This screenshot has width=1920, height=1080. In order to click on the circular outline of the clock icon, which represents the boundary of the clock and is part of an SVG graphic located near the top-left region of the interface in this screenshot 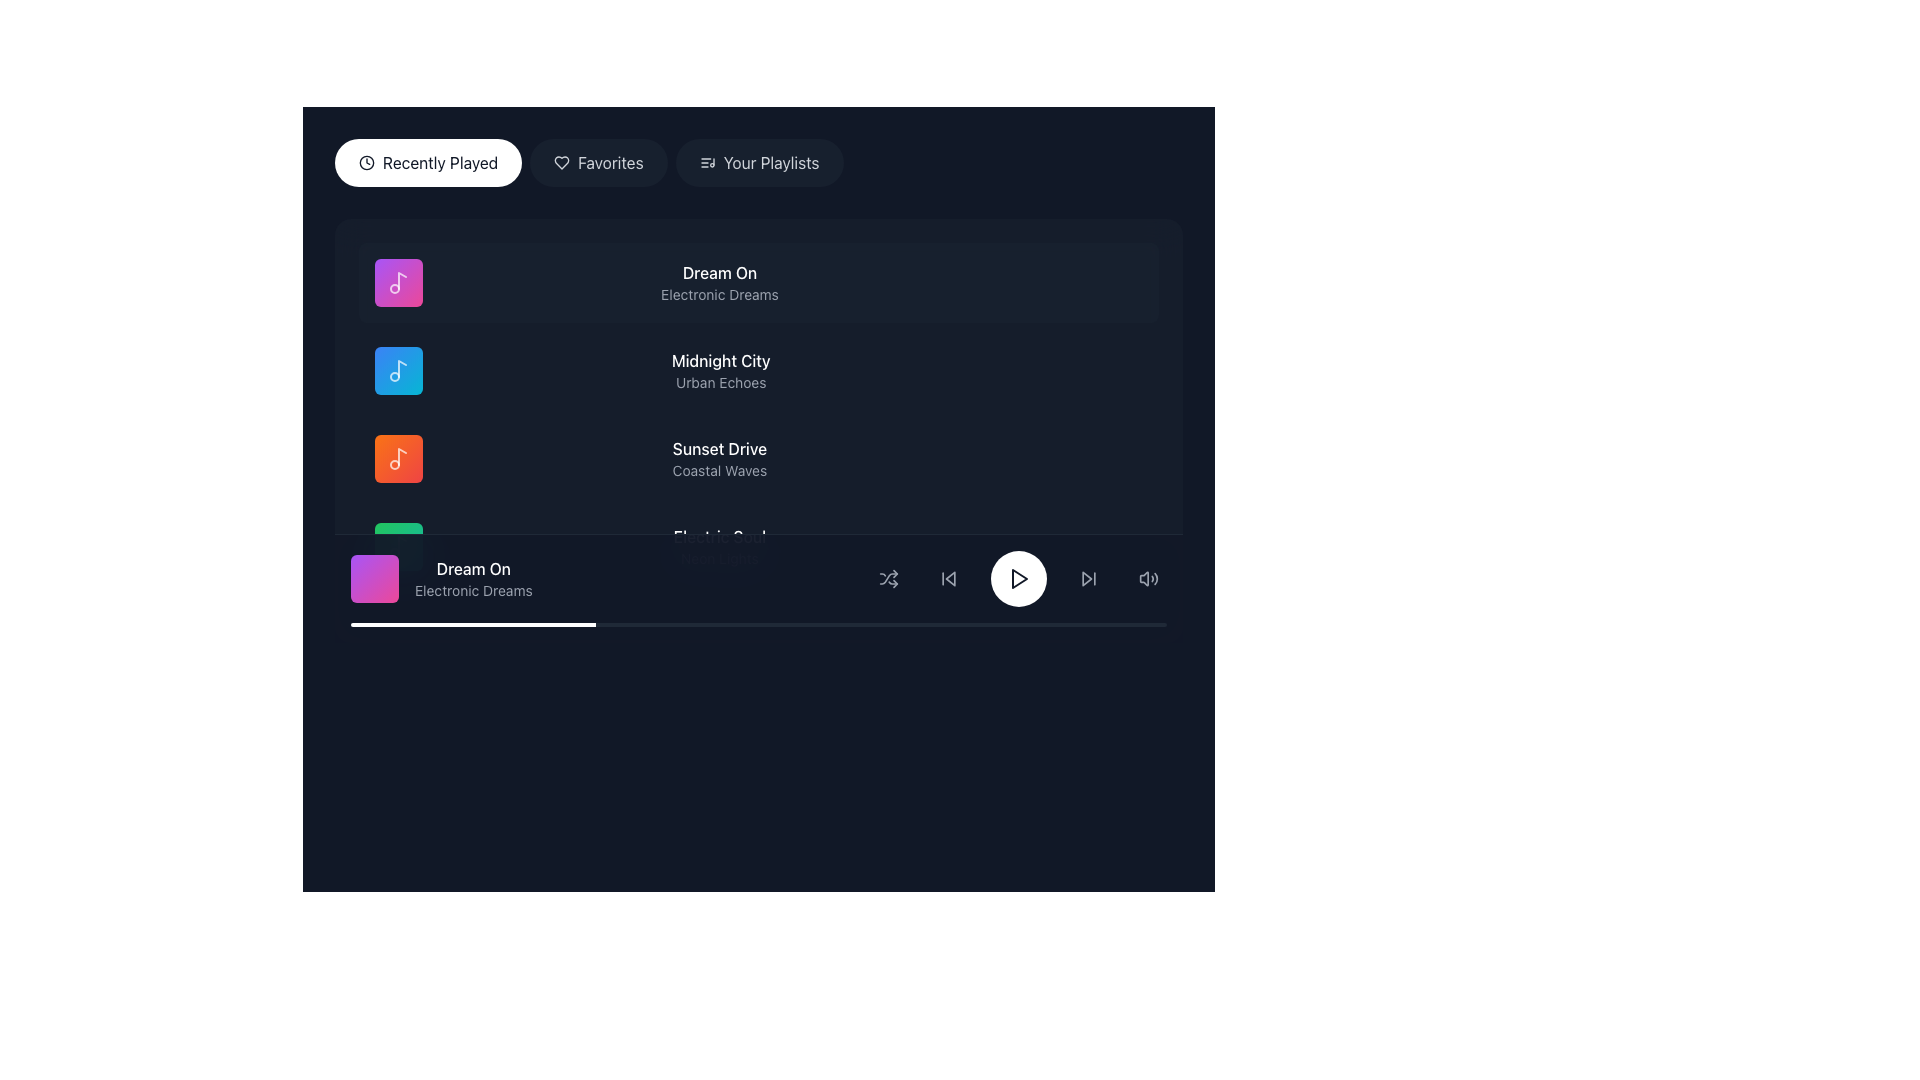, I will do `click(366, 161)`.